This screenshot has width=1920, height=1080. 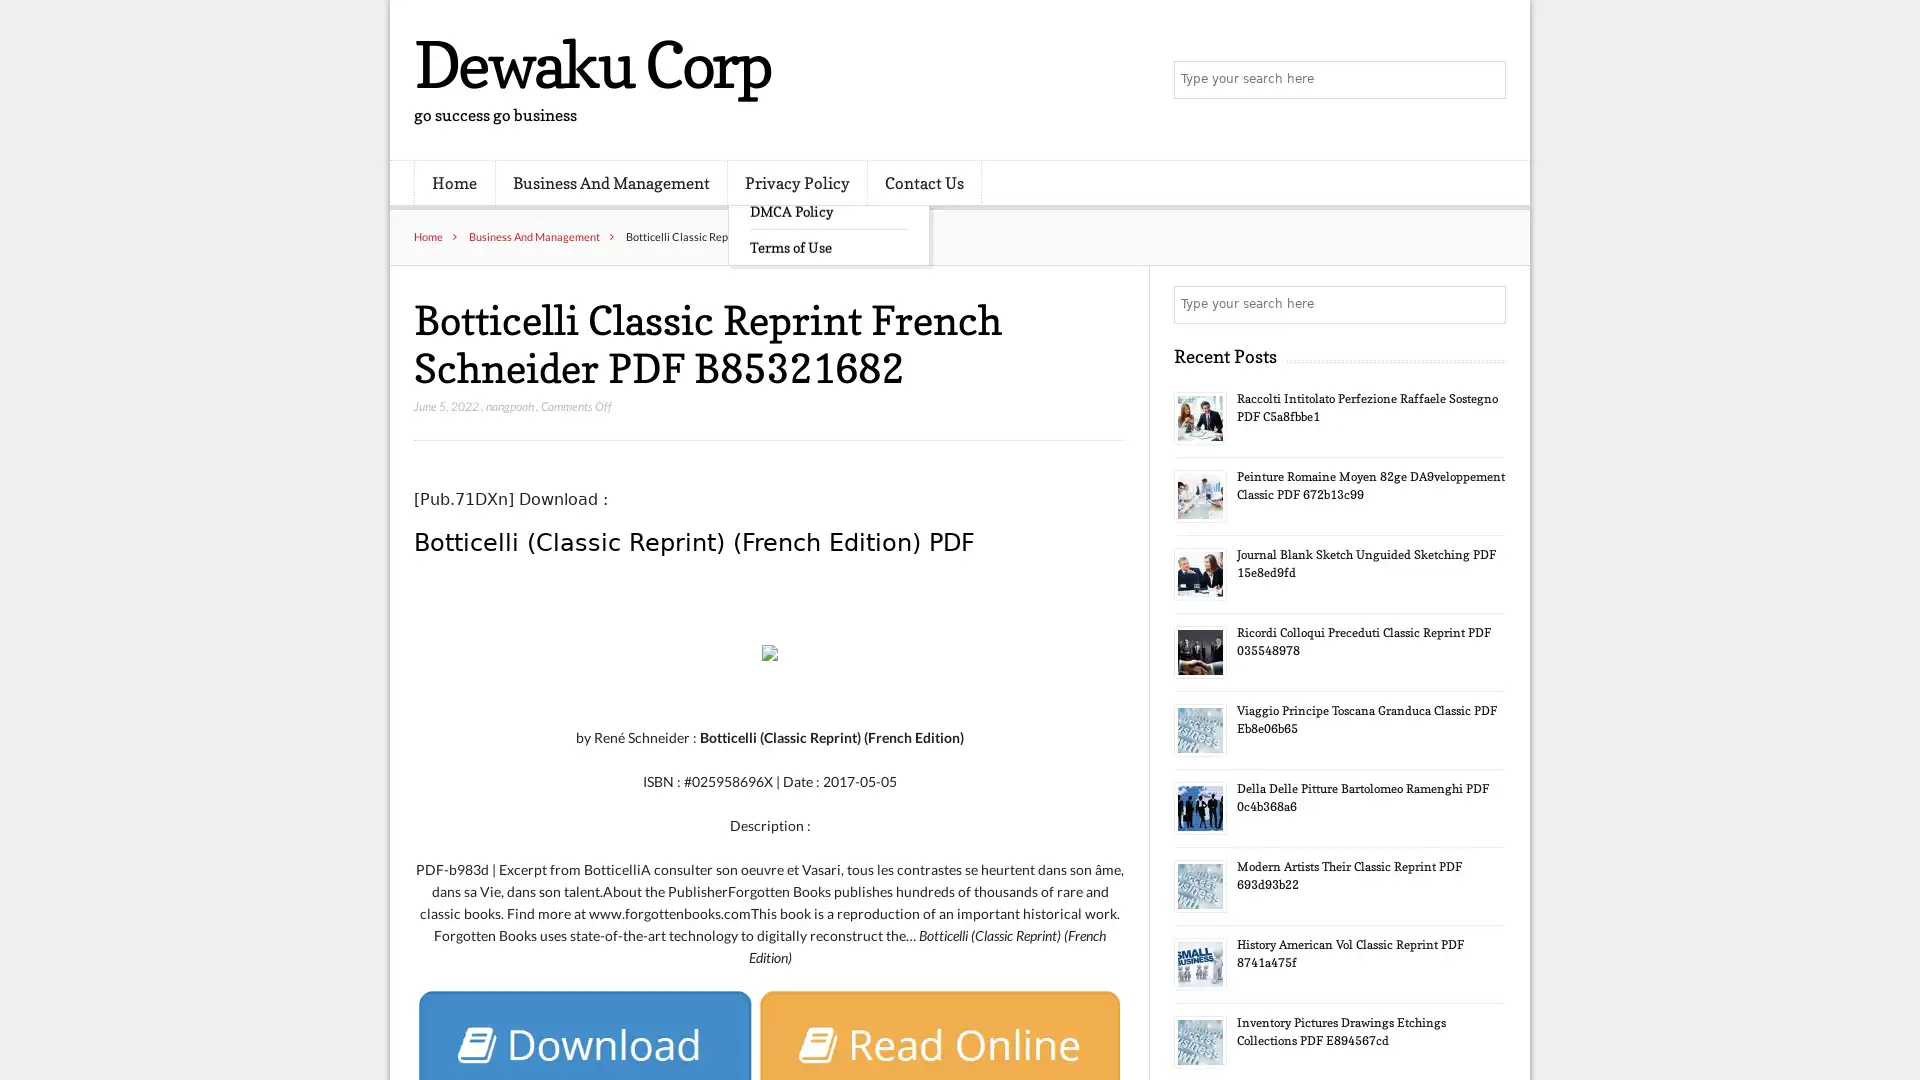 What do you see at coordinates (1485, 80) in the screenshot?
I see `Search` at bounding box center [1485, 80].